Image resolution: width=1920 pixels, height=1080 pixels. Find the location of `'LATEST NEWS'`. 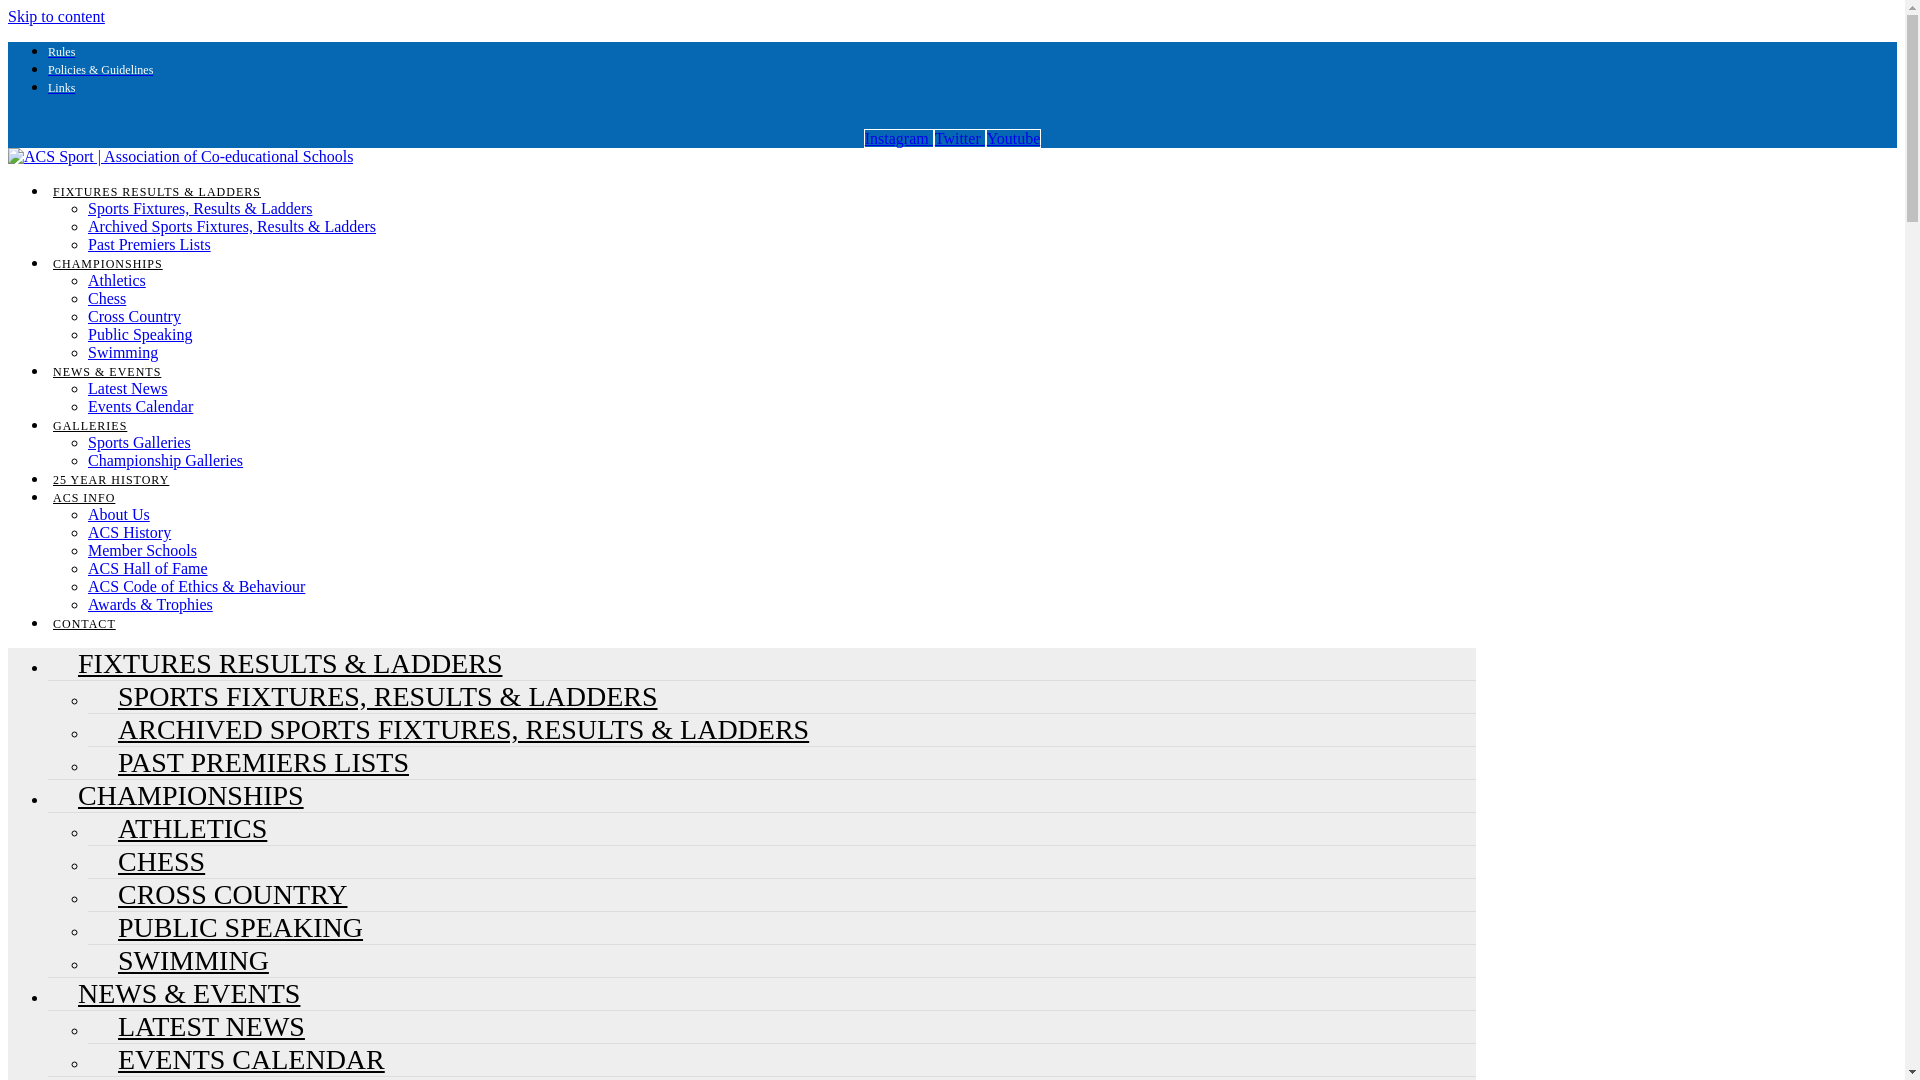

'LATEST NEWS' is located at coordinates (196, 1026).